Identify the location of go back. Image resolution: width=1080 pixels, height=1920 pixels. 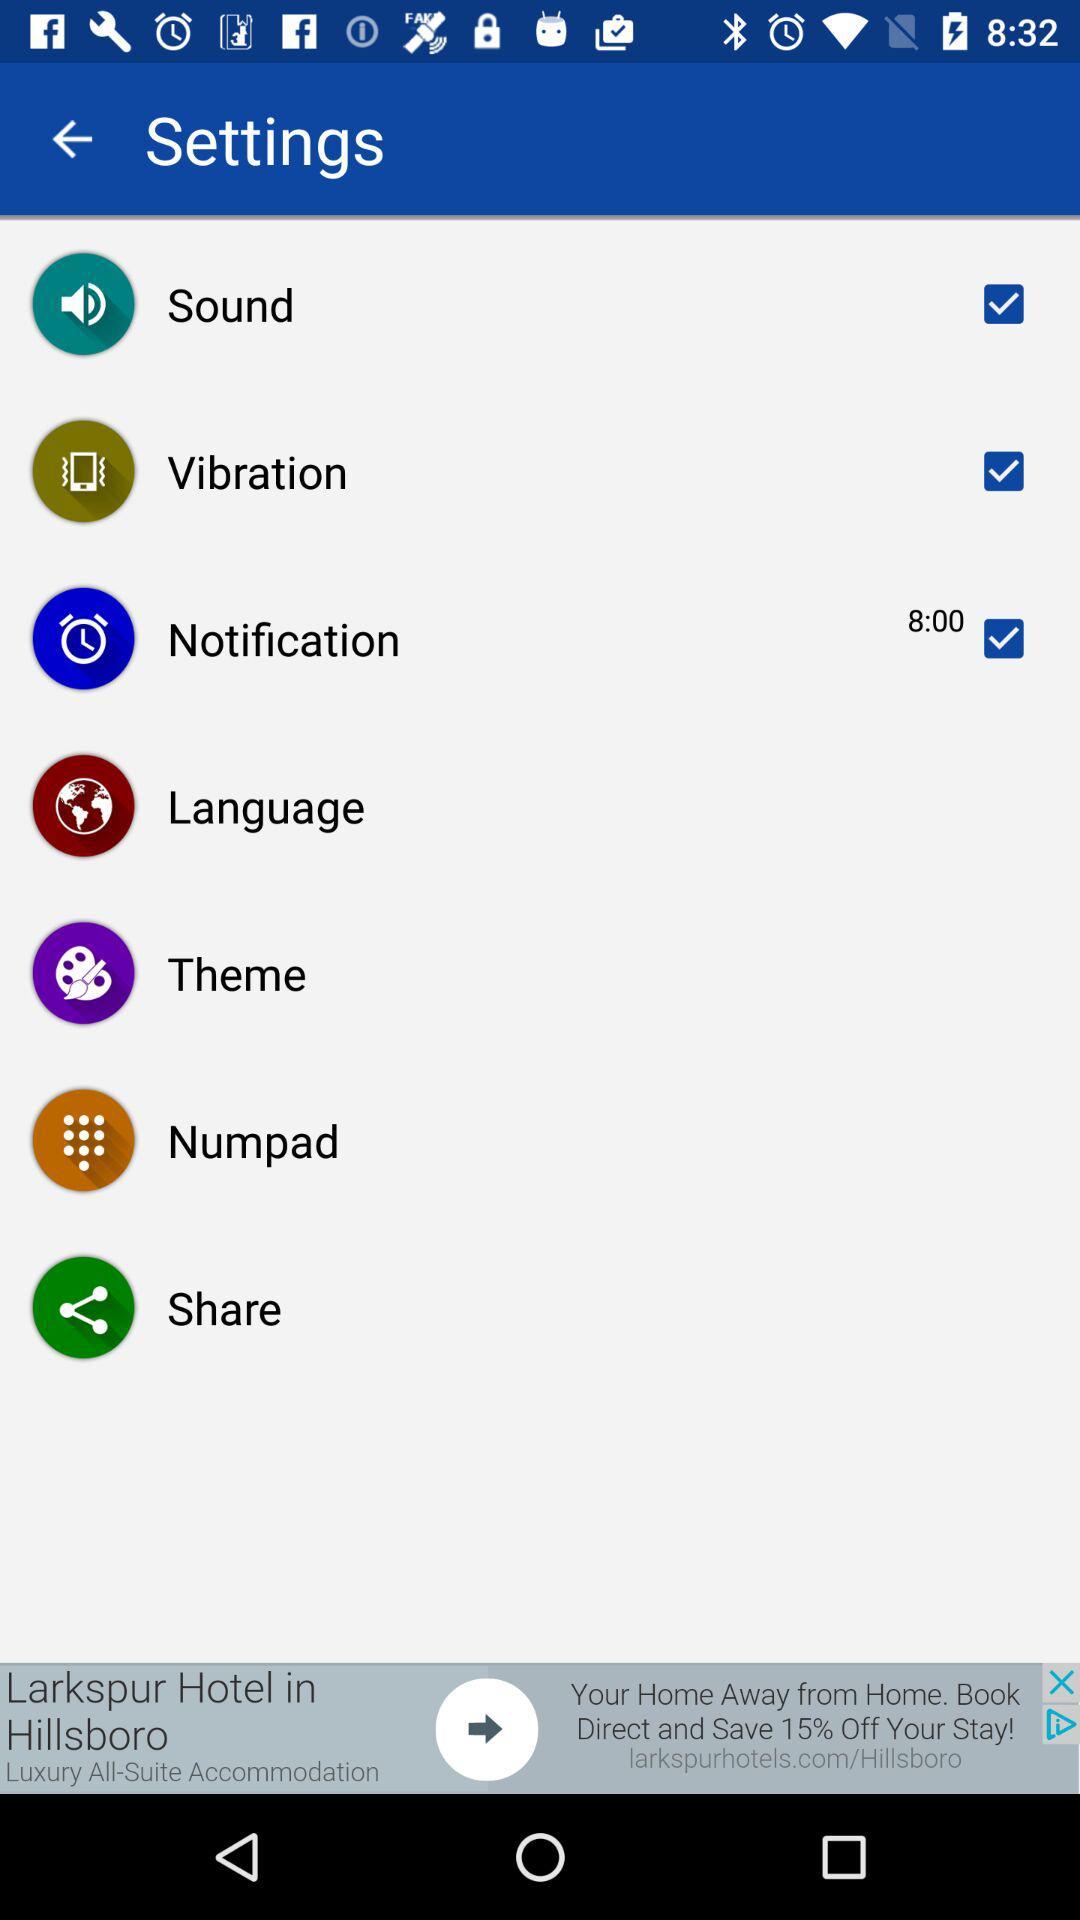
(71, 138).